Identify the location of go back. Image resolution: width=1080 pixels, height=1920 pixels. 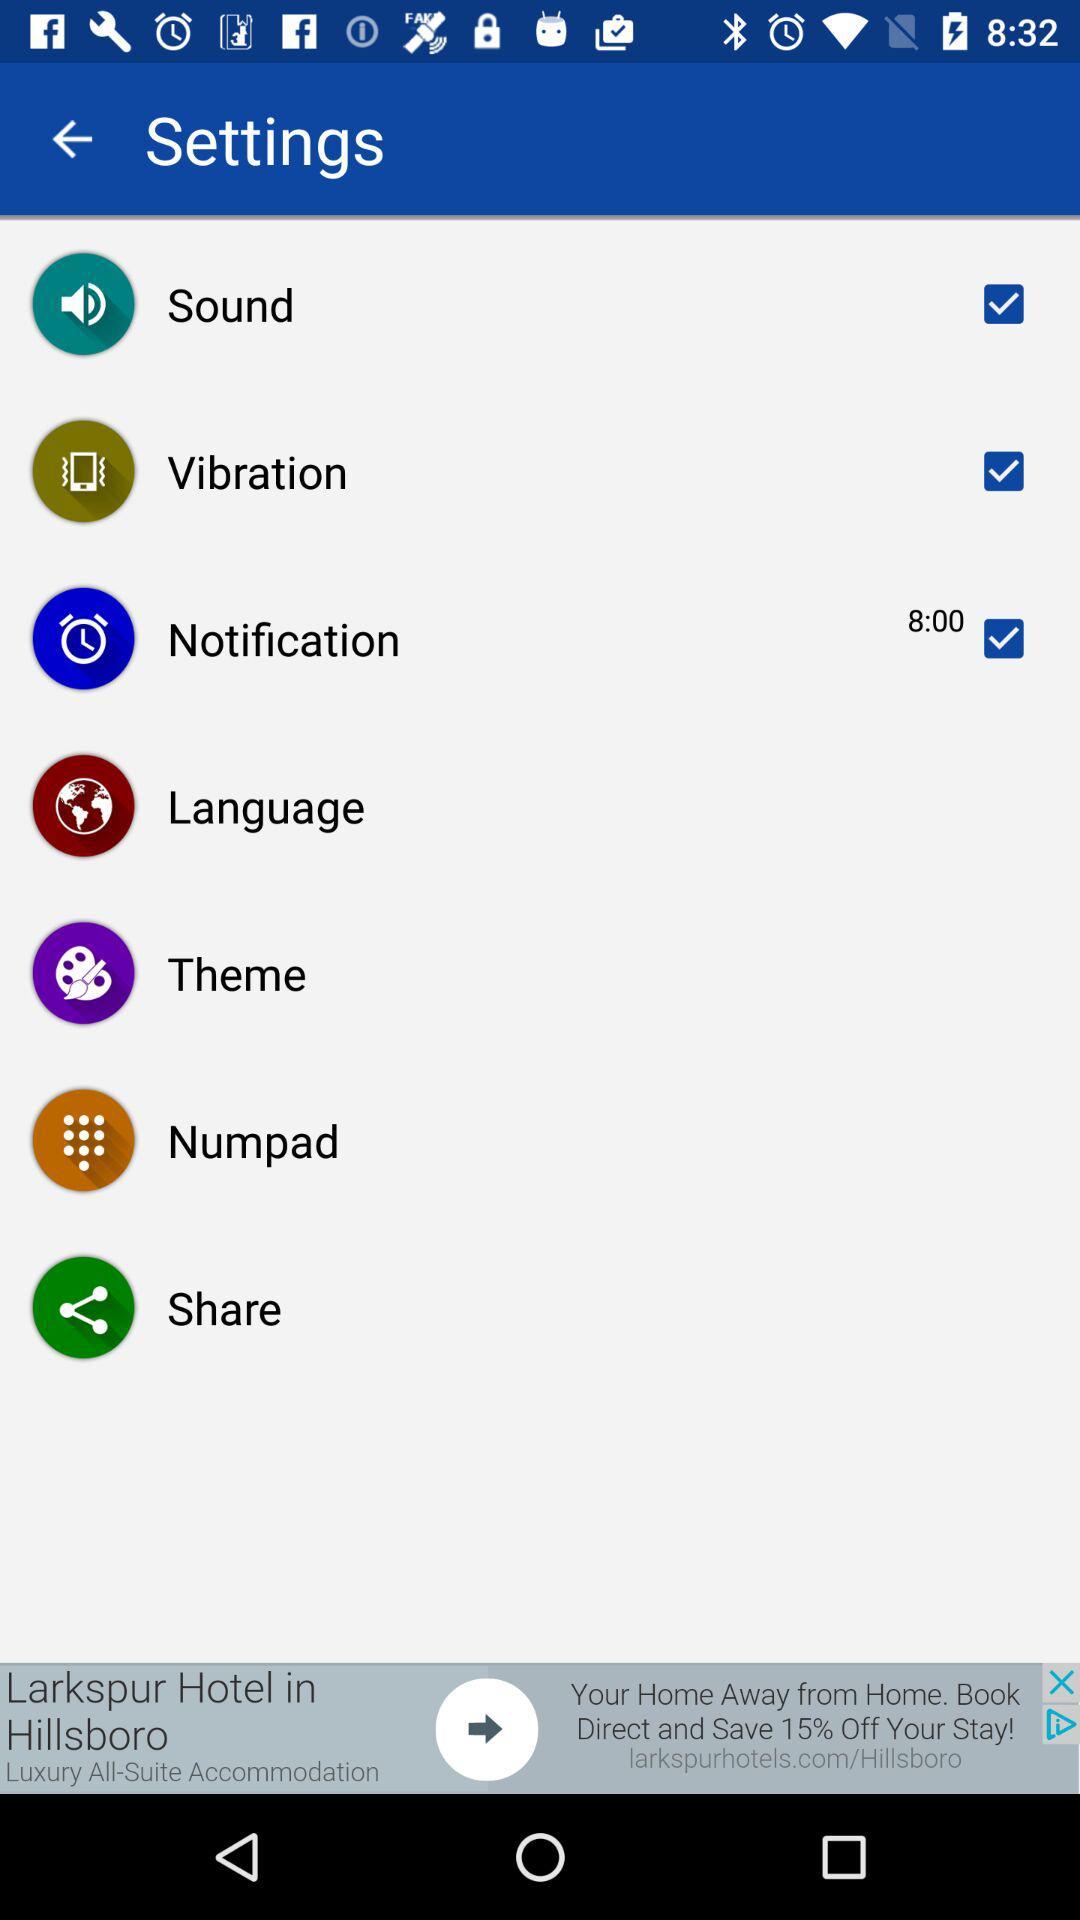
(71, 138).